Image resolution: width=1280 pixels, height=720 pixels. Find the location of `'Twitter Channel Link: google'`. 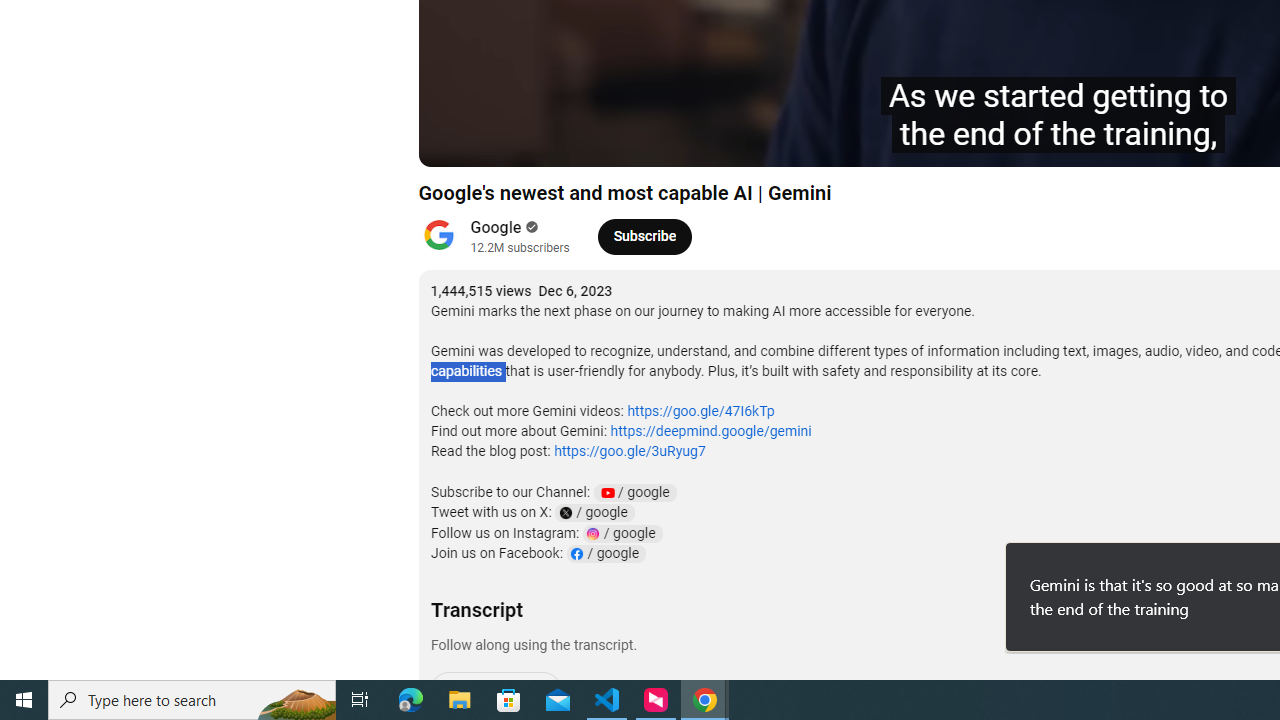

'Twitter Channel Link: google' is located at coordinates (593, 512).